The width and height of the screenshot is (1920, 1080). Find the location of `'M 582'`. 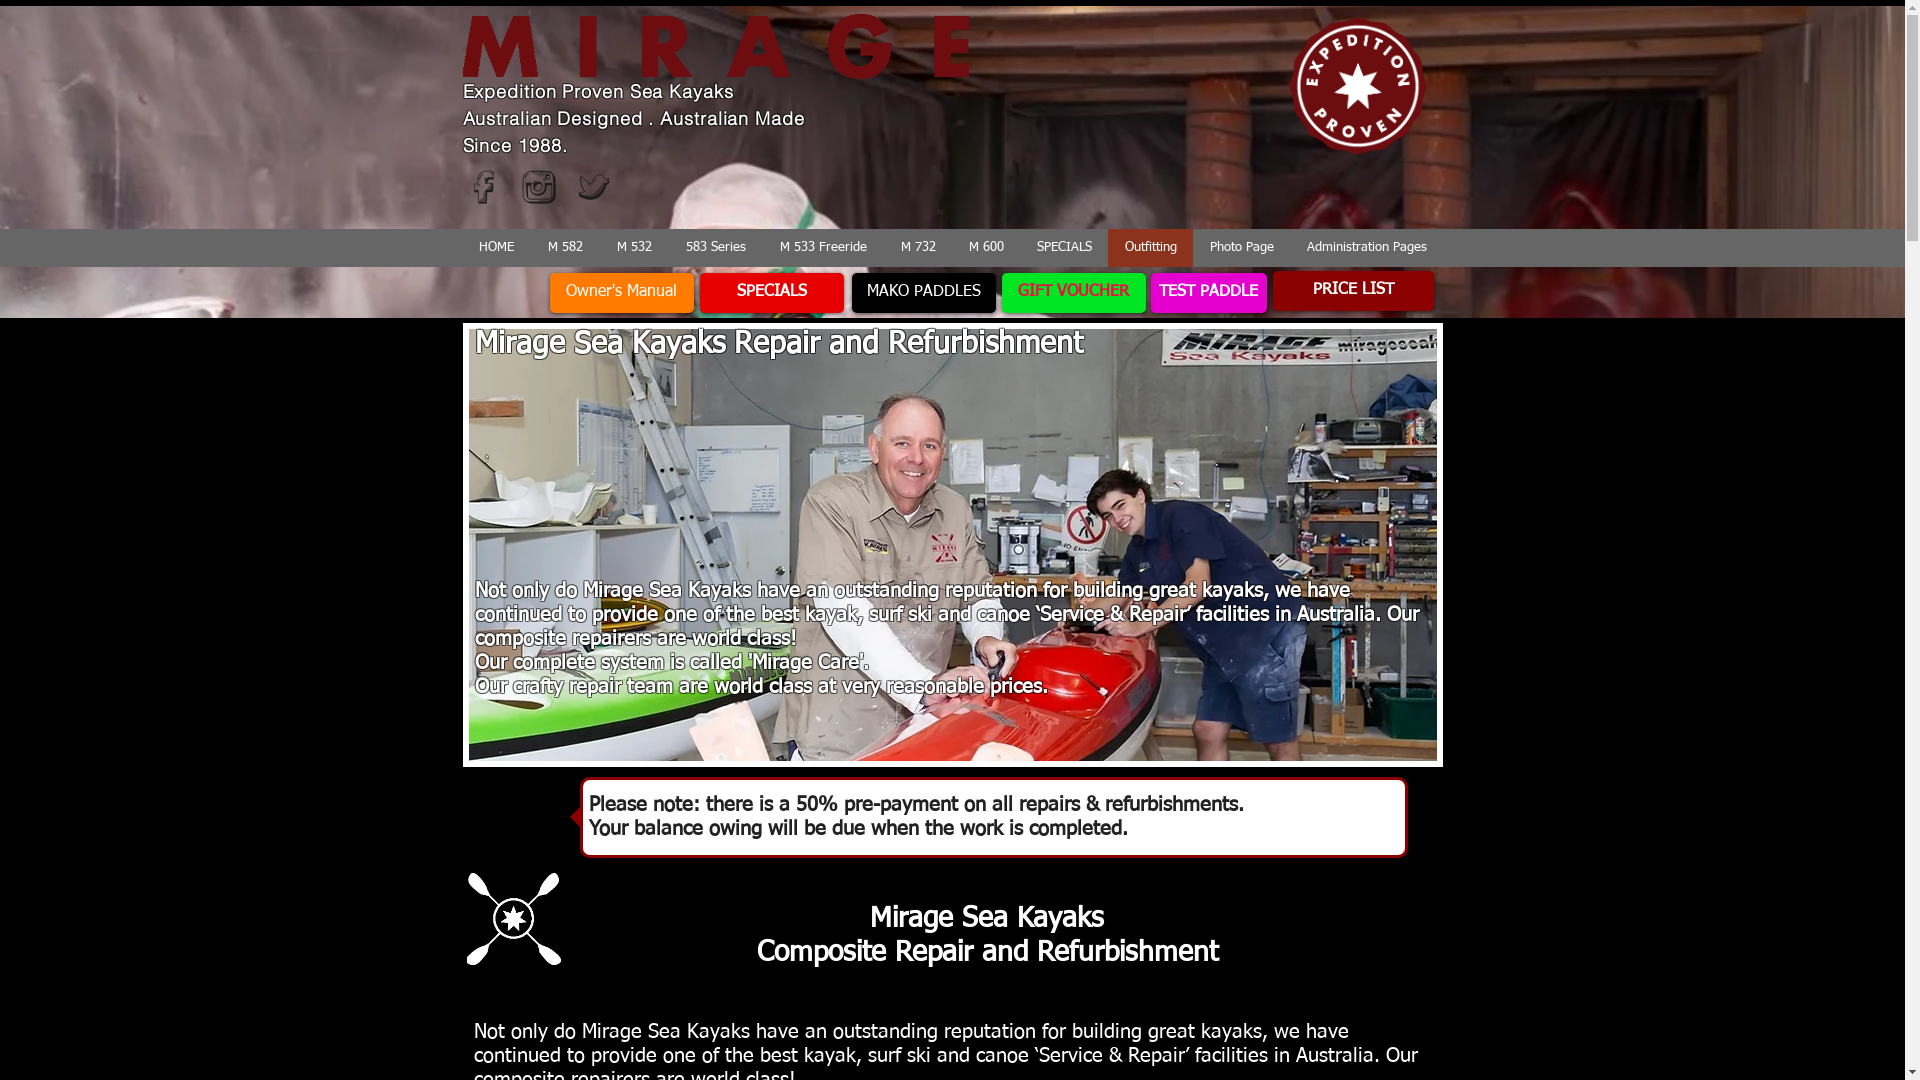

'M 582' is located at coordinates (563, 246).